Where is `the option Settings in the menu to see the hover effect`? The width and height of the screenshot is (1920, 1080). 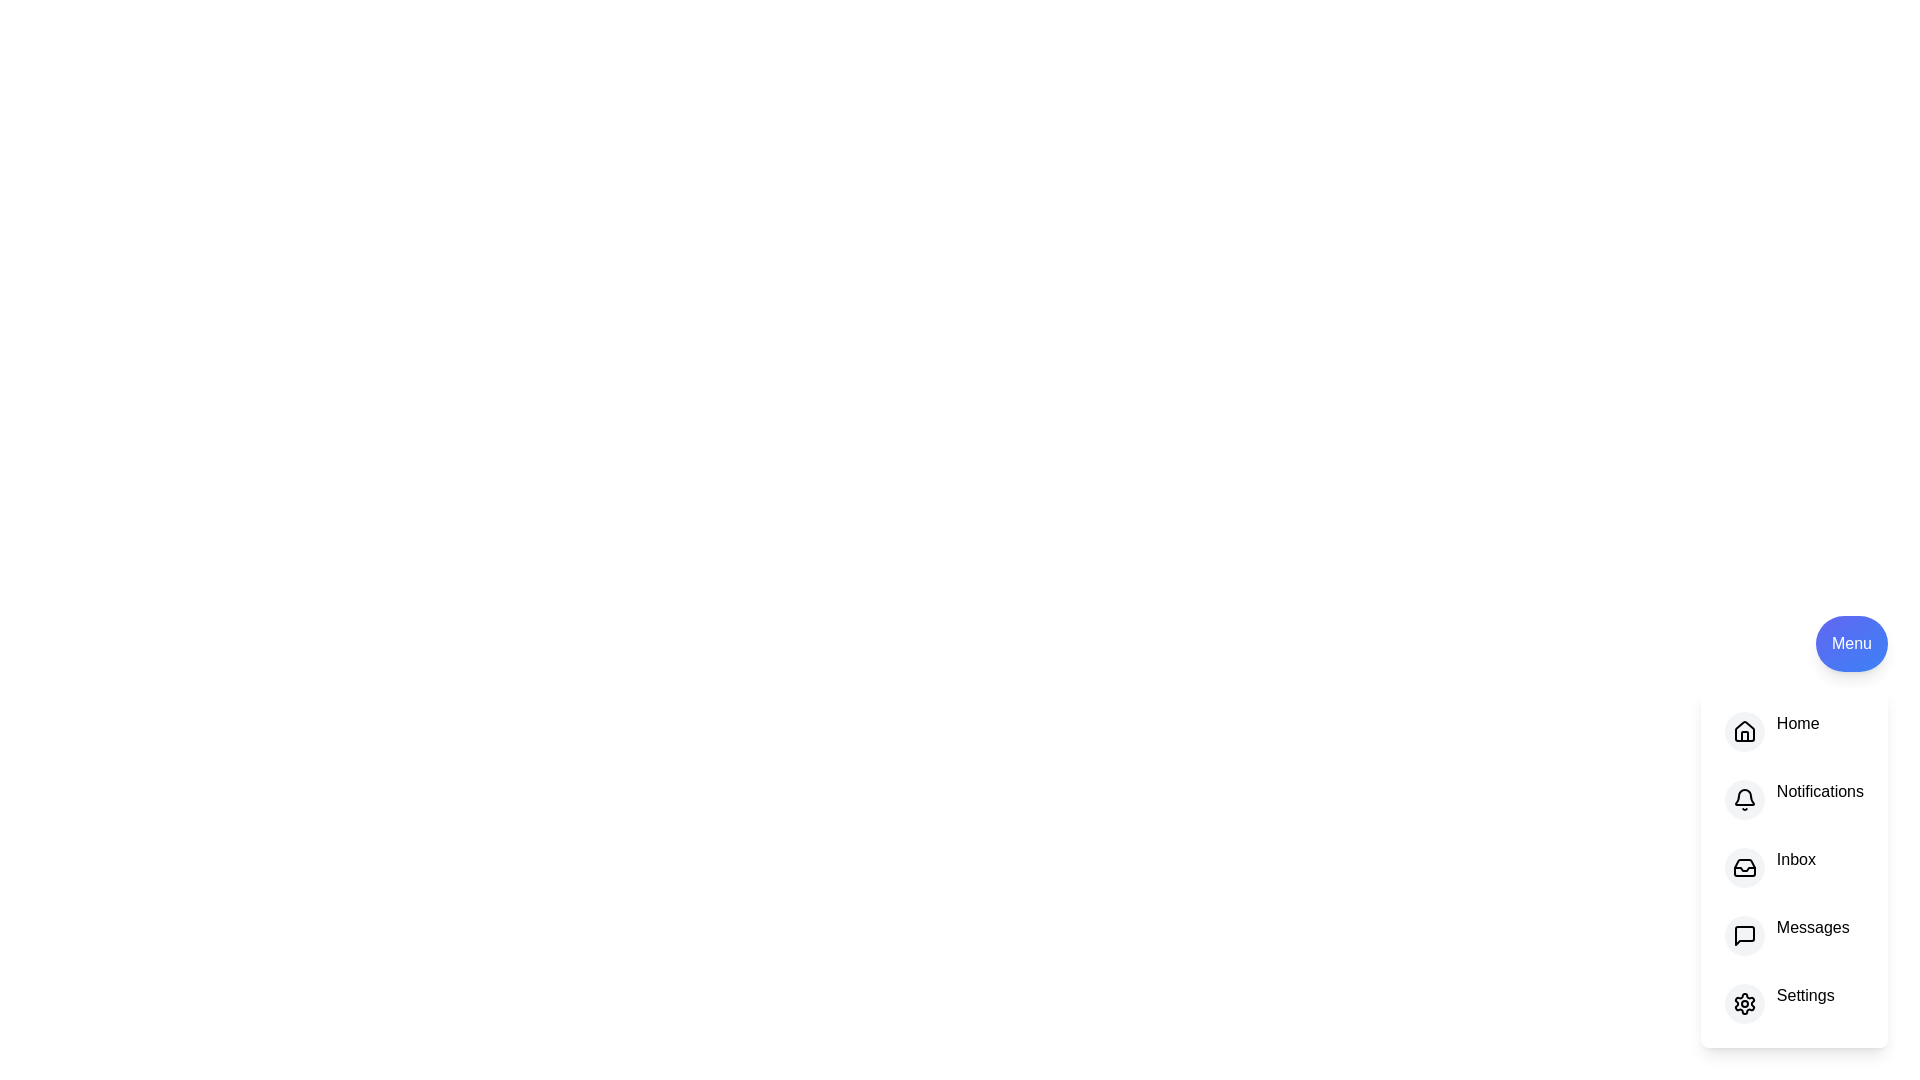 the option Settings in the menu to see the hover effect is located at coordinates (1794, 1003).